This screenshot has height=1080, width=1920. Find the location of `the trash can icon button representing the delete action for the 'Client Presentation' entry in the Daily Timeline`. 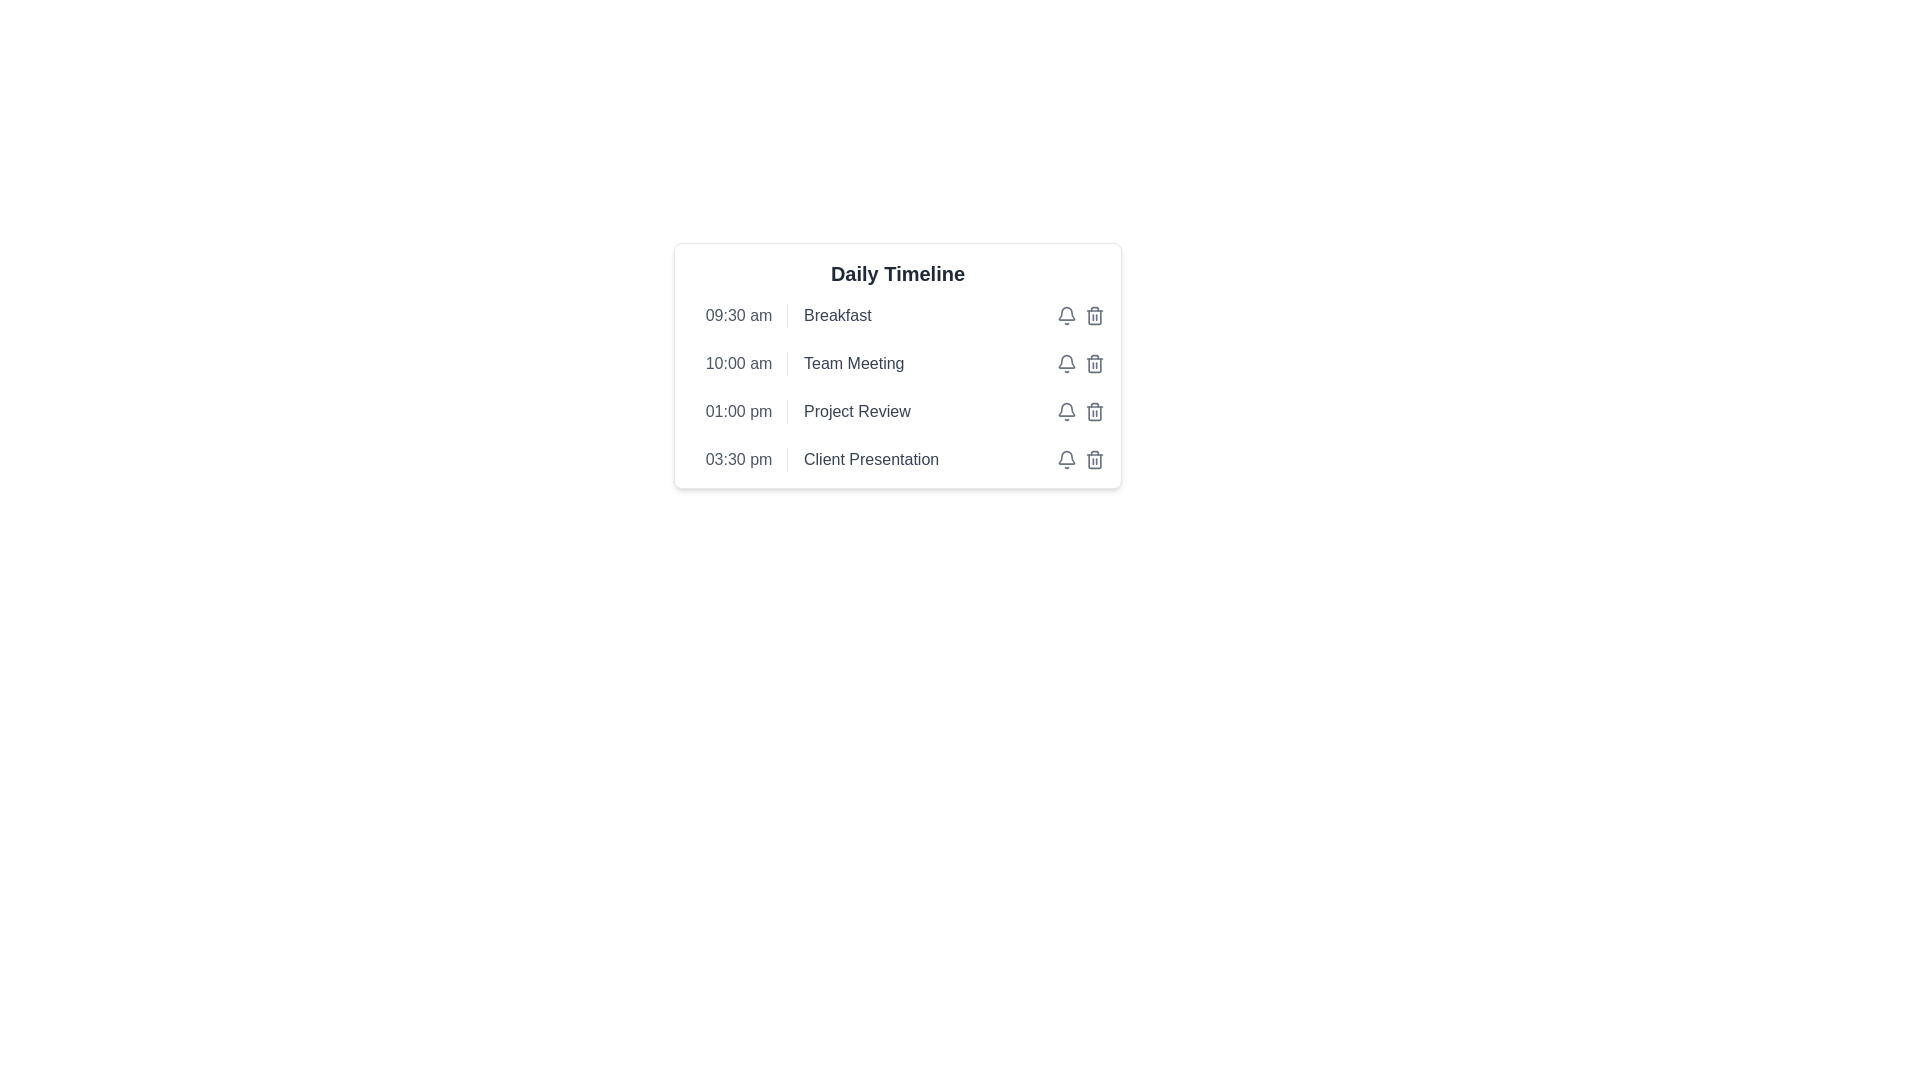

the trash can icon button representing the delete action for the 'Client Presentation' entry in the Daily Timeline is located at coordinates (1093, 459).